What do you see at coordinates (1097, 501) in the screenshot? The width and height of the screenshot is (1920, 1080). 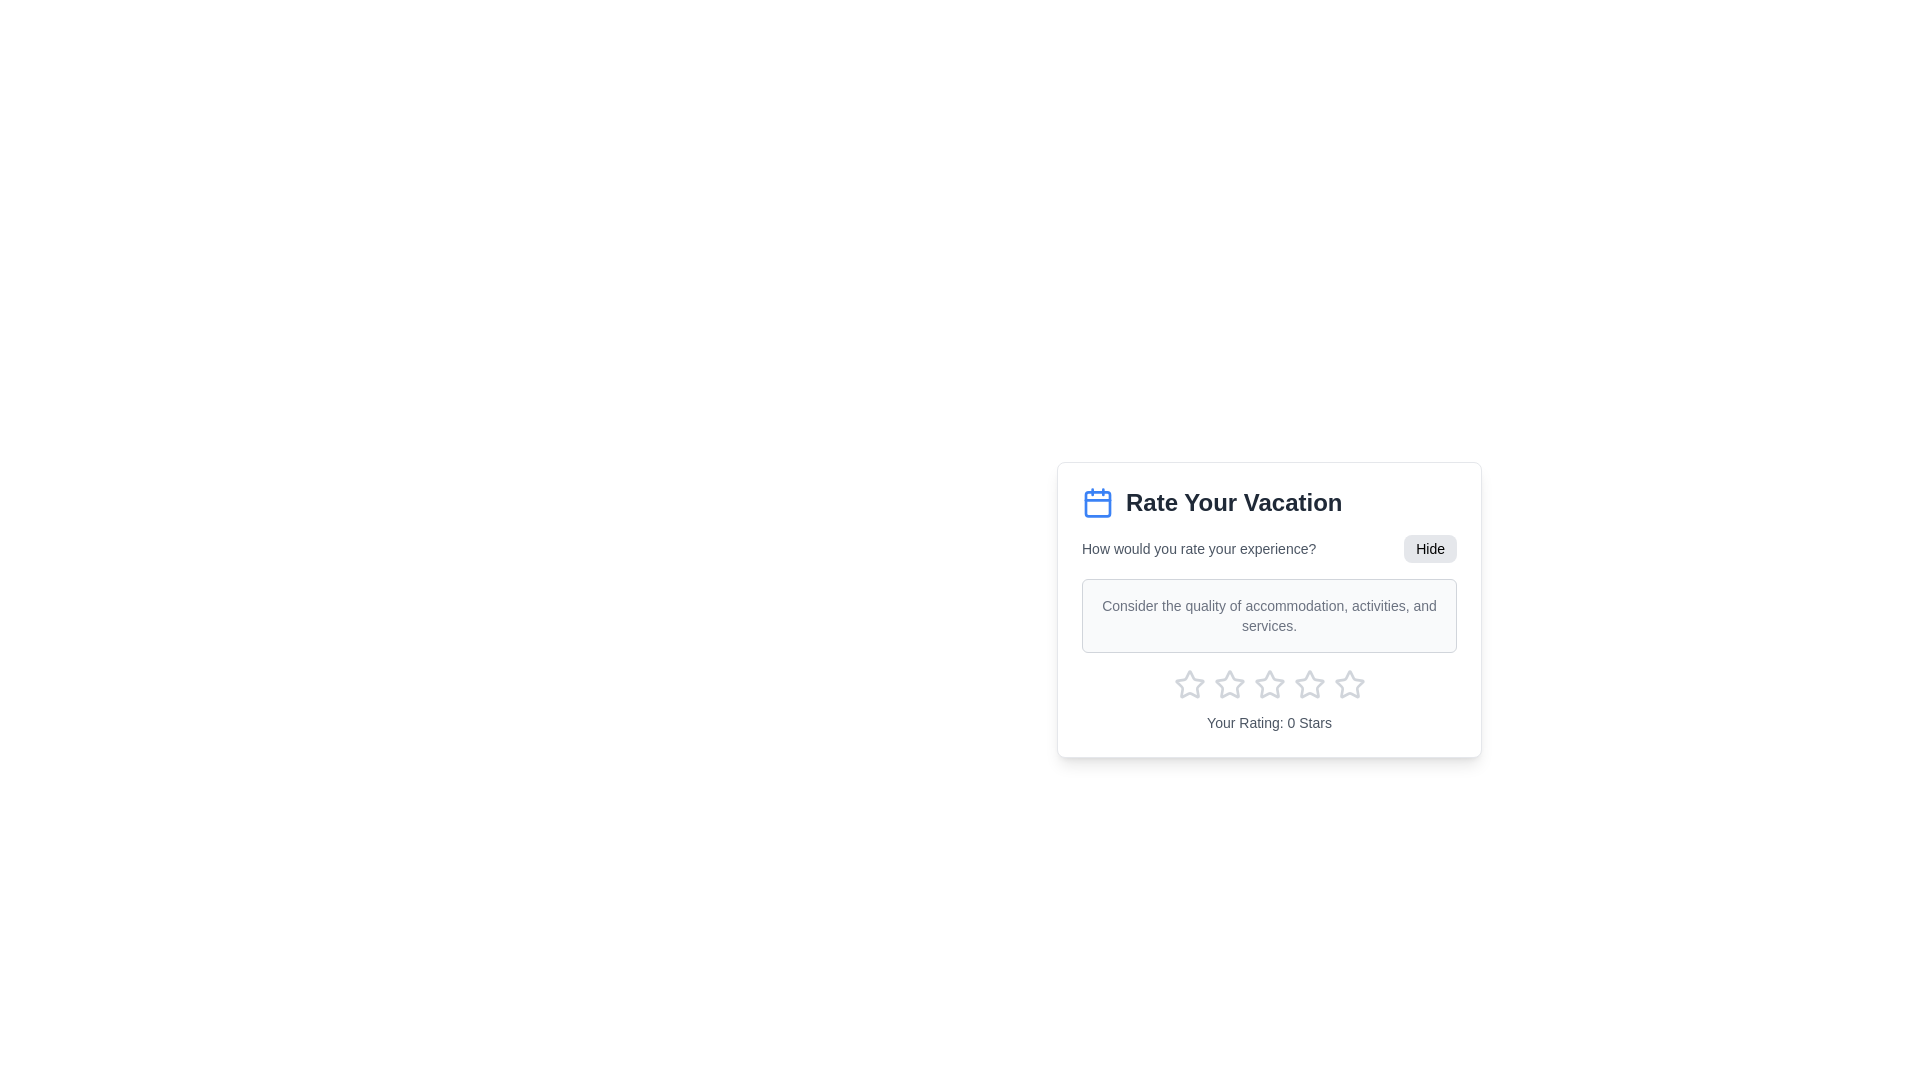 I see `the icon located at the top left of the 'Rate Your Vacation' section, which symbolizes scheduling or dates` at bounding box center [1097, 501].